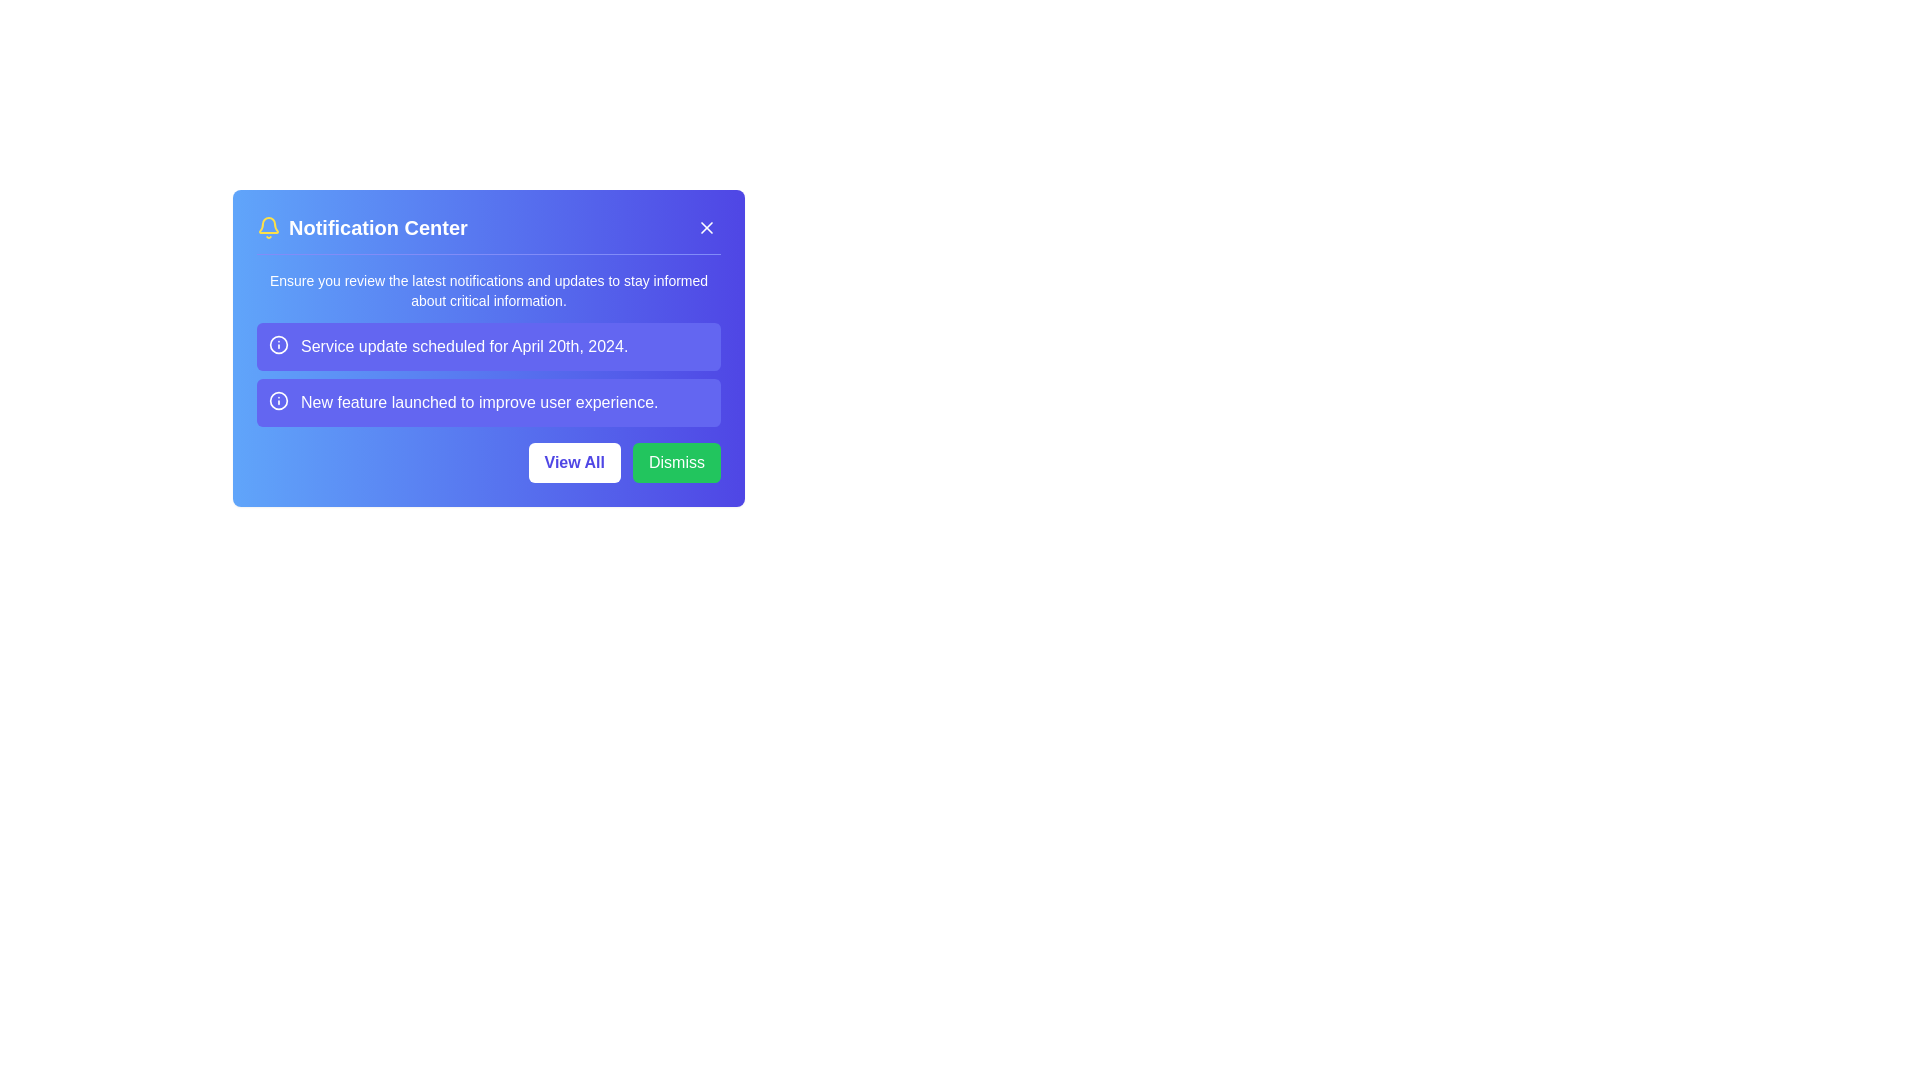  What do you see at coordinates (277, 343) in the screenshot?
I see `the circular info icon, which has a central dot and a stroke outline, styled in white against a colored background, located to the left of the notification bar with the text 'Service update scheduled for April 20th, 2024.'` at bounding box center [277, 343].